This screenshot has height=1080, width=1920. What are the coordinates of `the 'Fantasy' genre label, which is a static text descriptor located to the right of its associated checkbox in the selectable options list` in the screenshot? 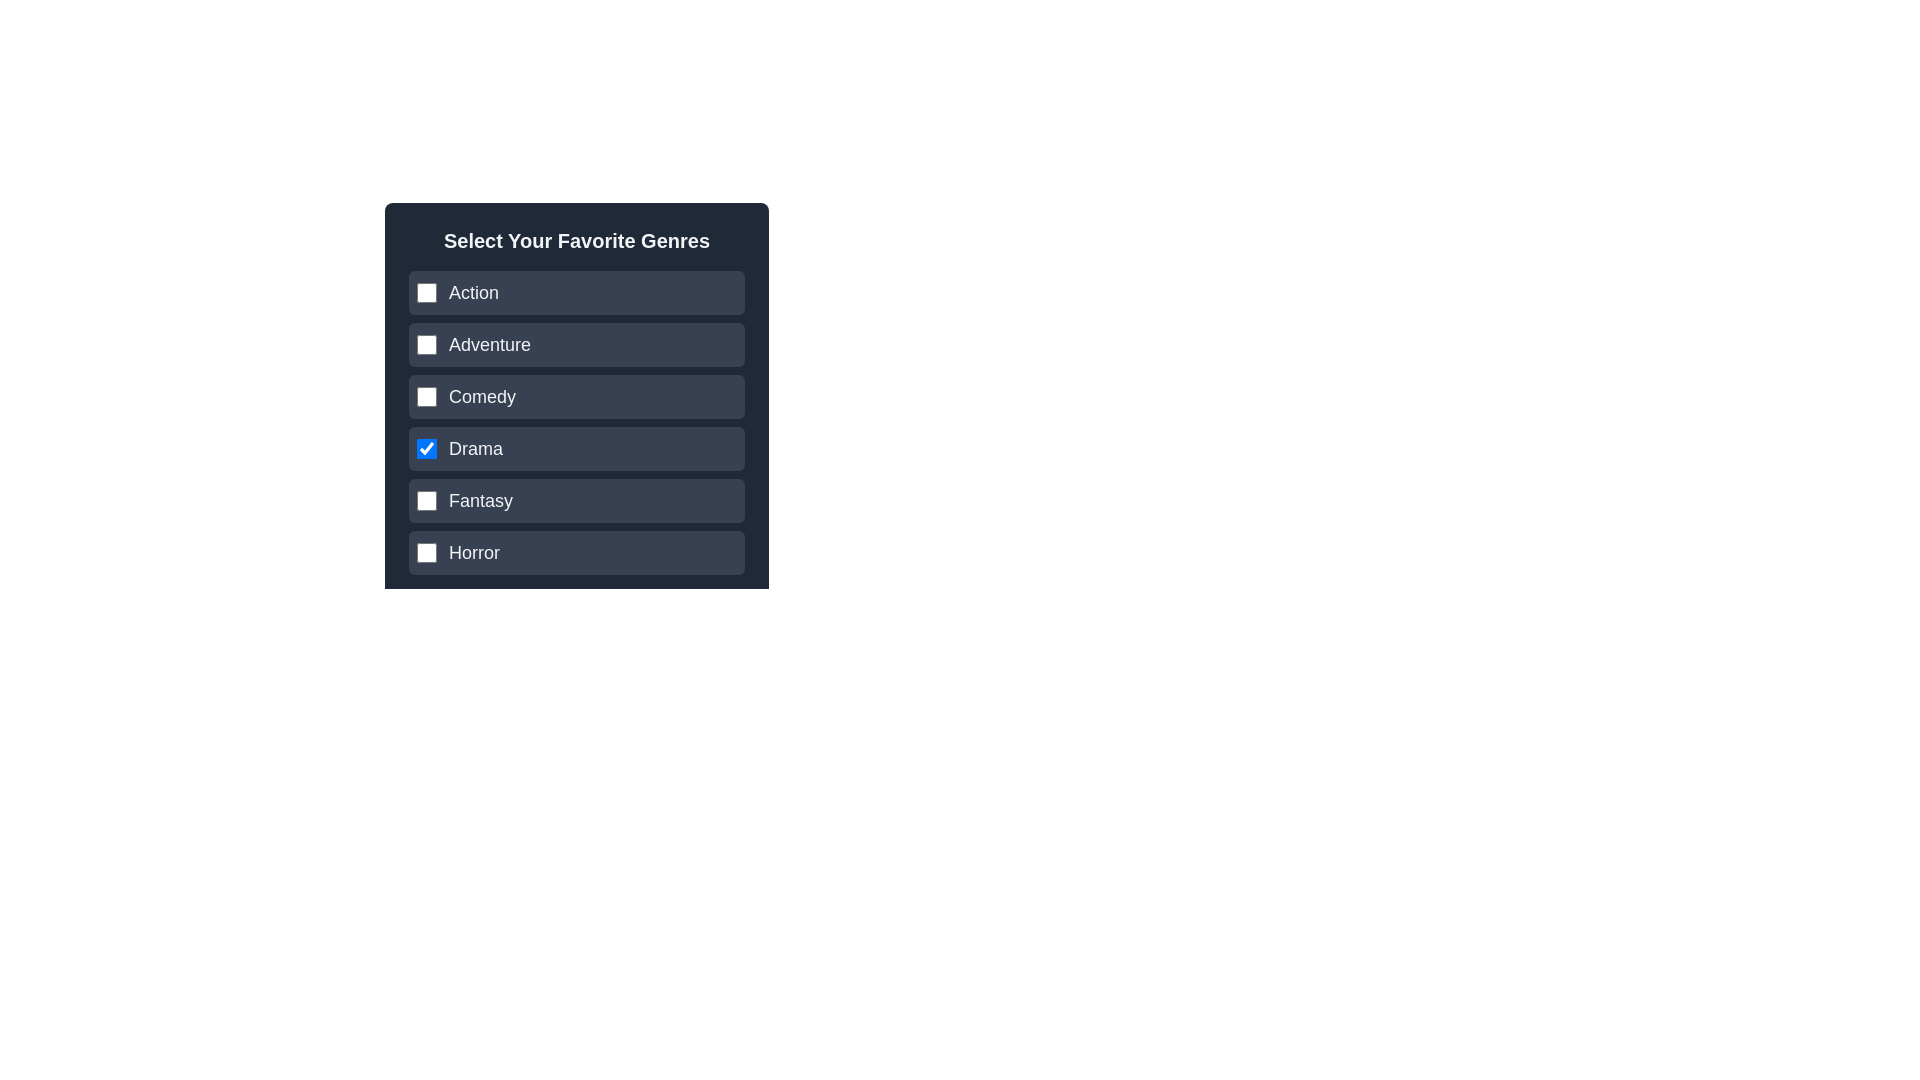 It's located at (480, 500).